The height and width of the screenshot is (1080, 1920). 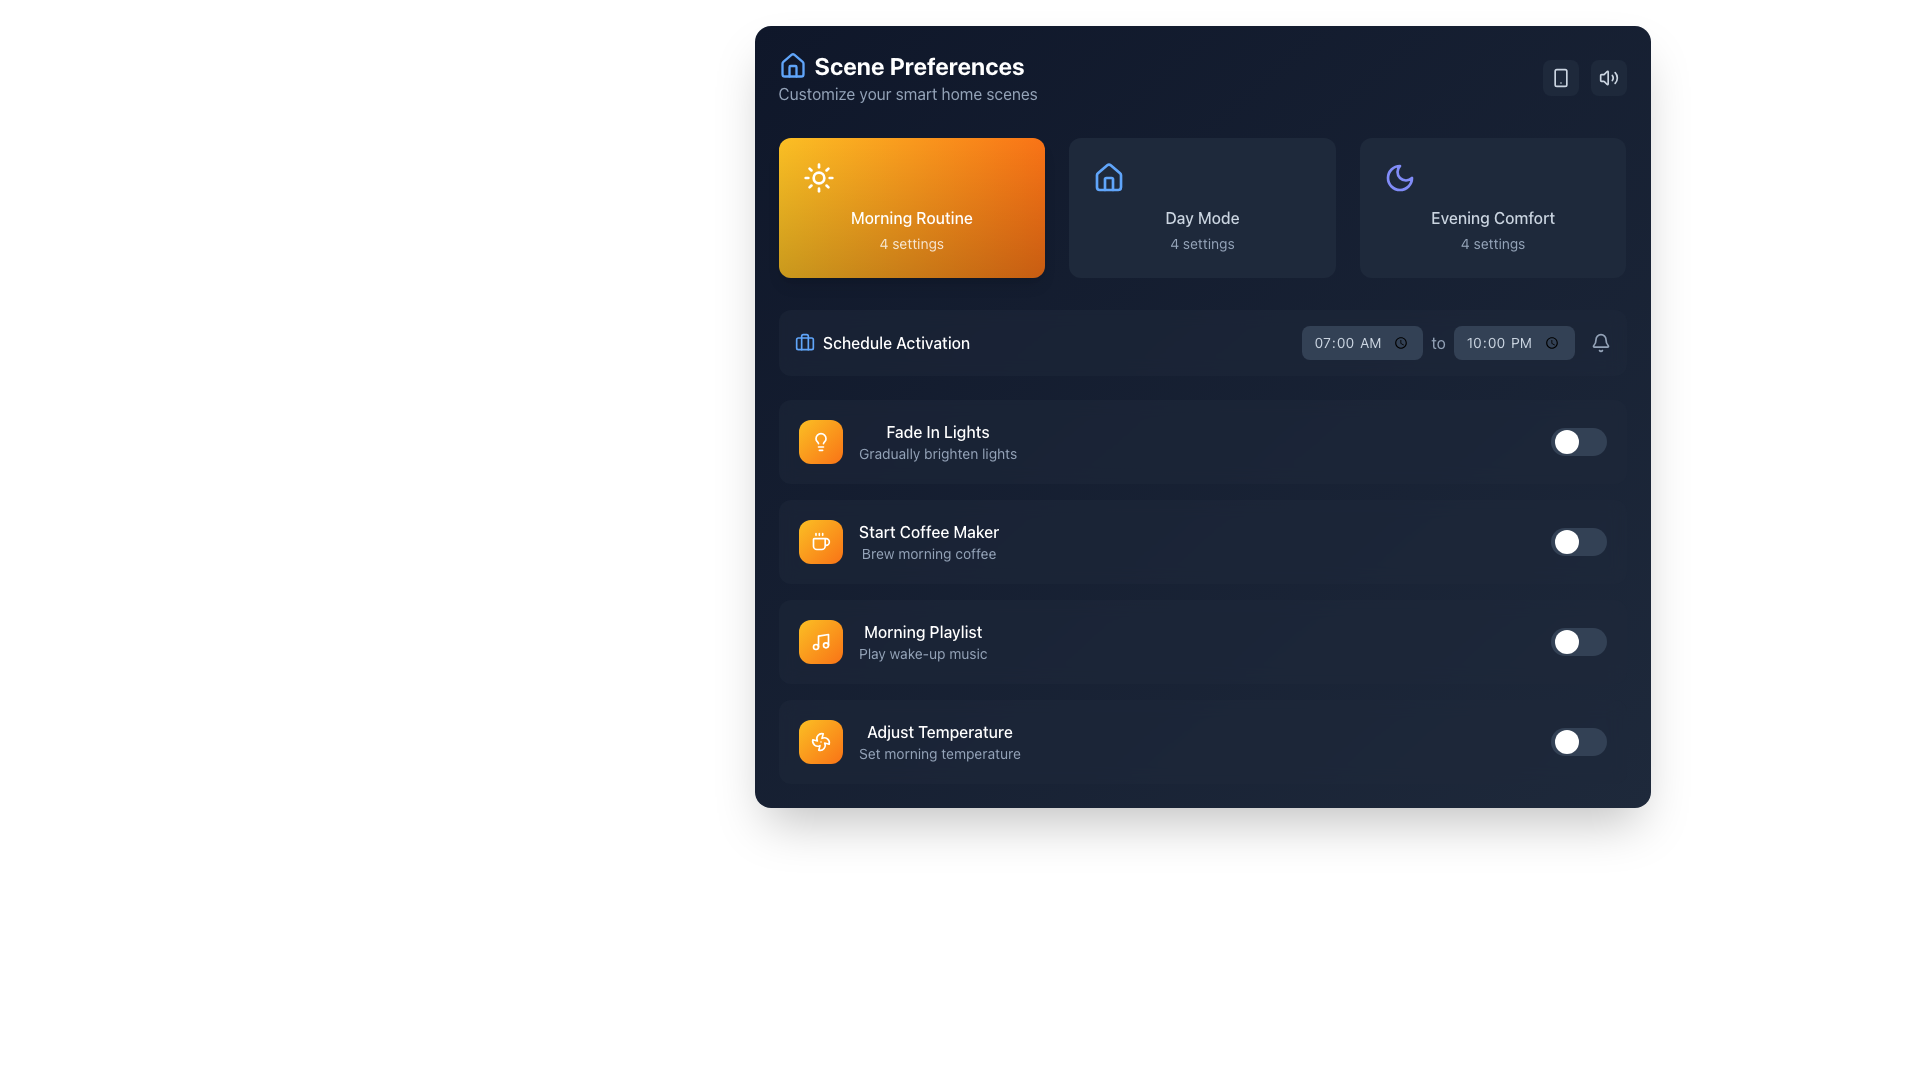 What do you see at coordinates (891, 641) in the screenshot?
I see `the 'Morning Playlist' selectable item in the middle-right section of the interface` at bounding box center [891, 641].